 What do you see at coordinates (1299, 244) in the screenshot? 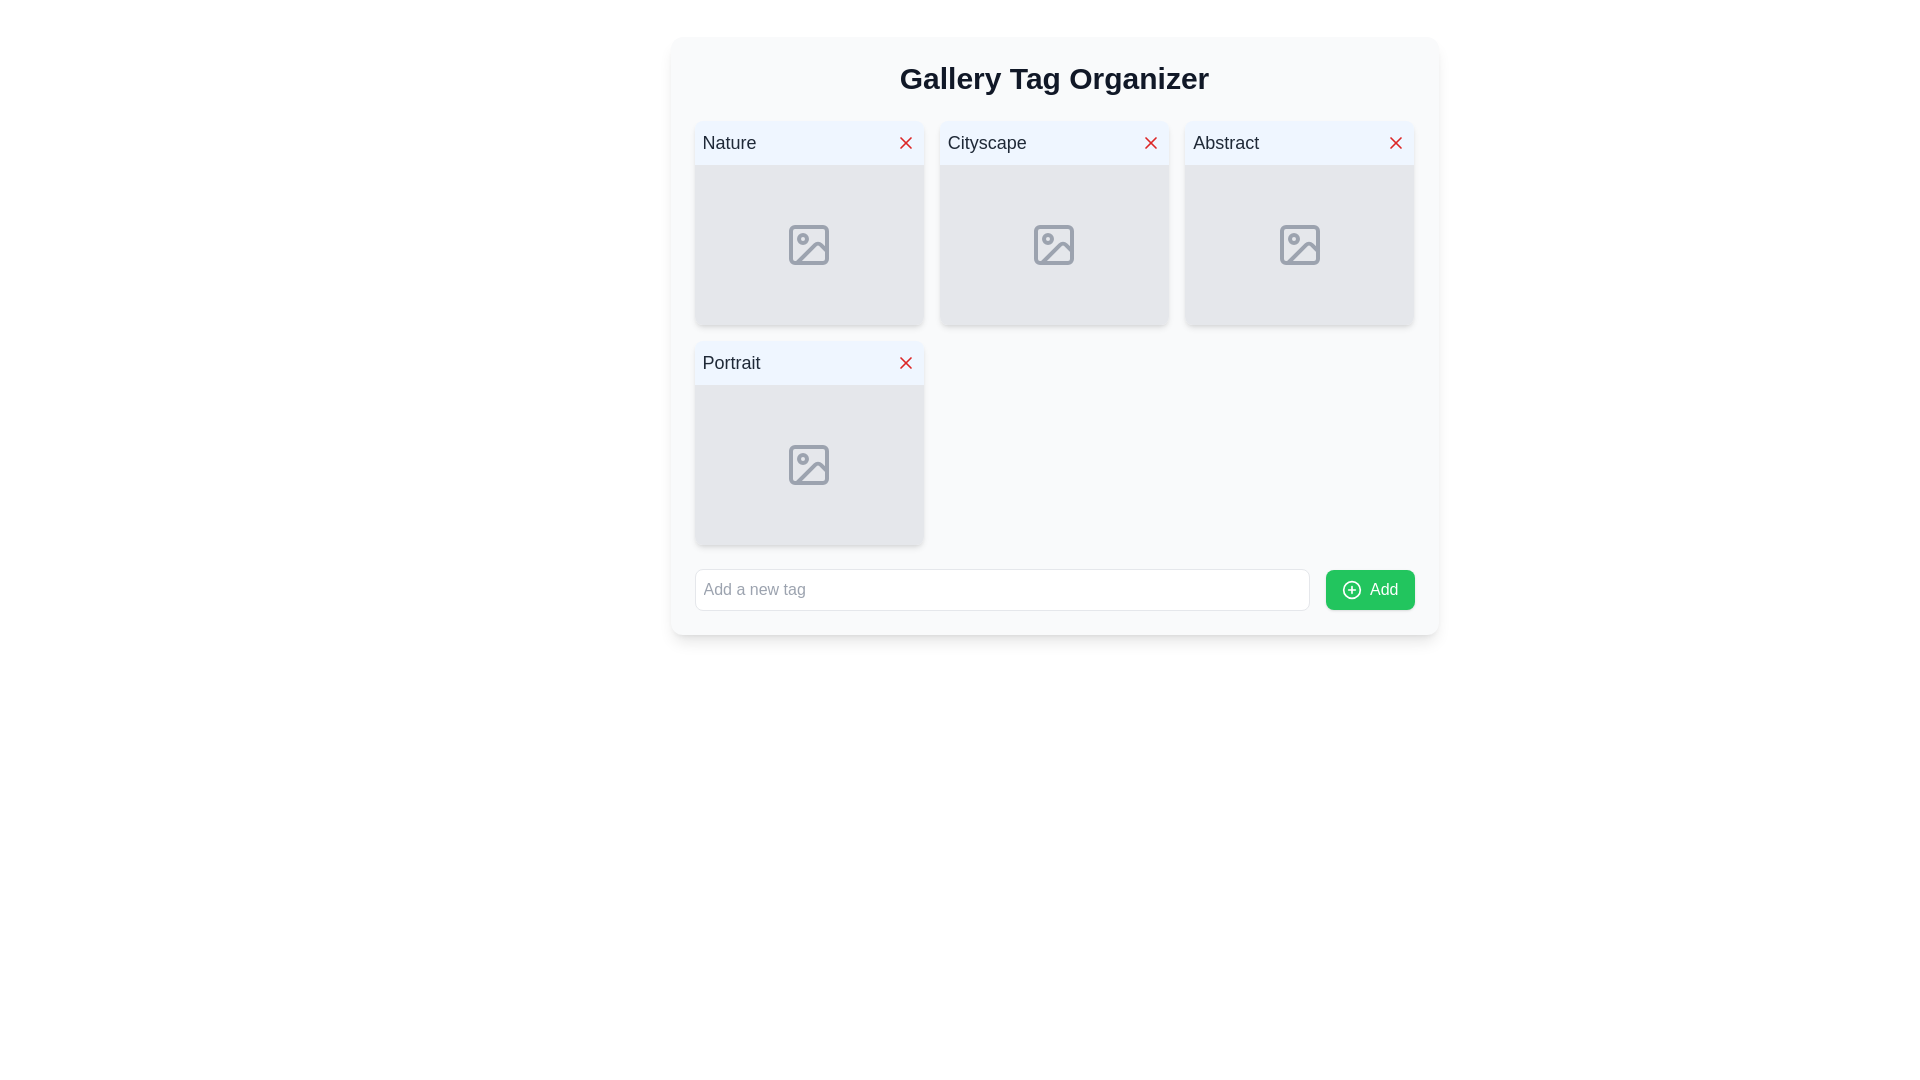
I see `the placeholder icon for media content located in the 'Abstract' section at the top-right of the grid` at bounding box center [1299, 244].